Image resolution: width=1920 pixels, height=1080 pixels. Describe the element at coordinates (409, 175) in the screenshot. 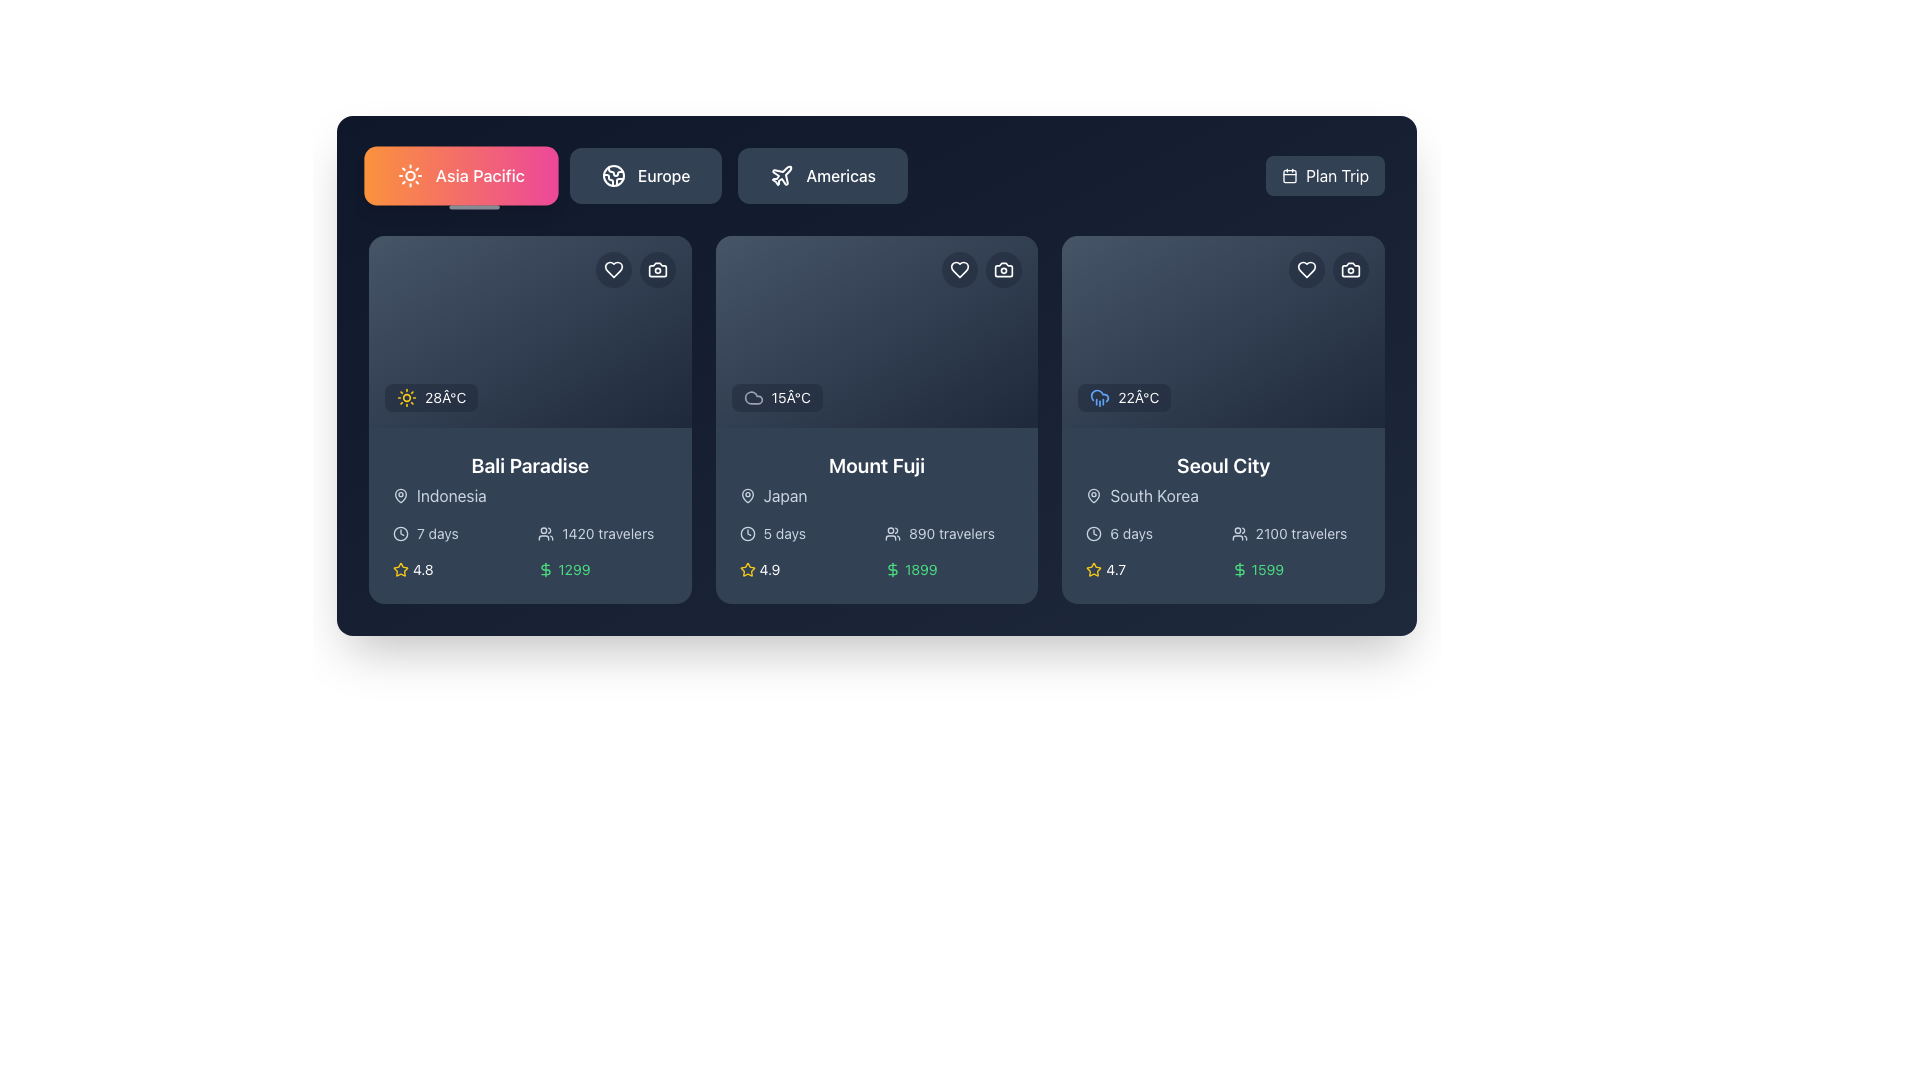

I see `the 'Asia Pacific' icon representing sunlight` at that location.